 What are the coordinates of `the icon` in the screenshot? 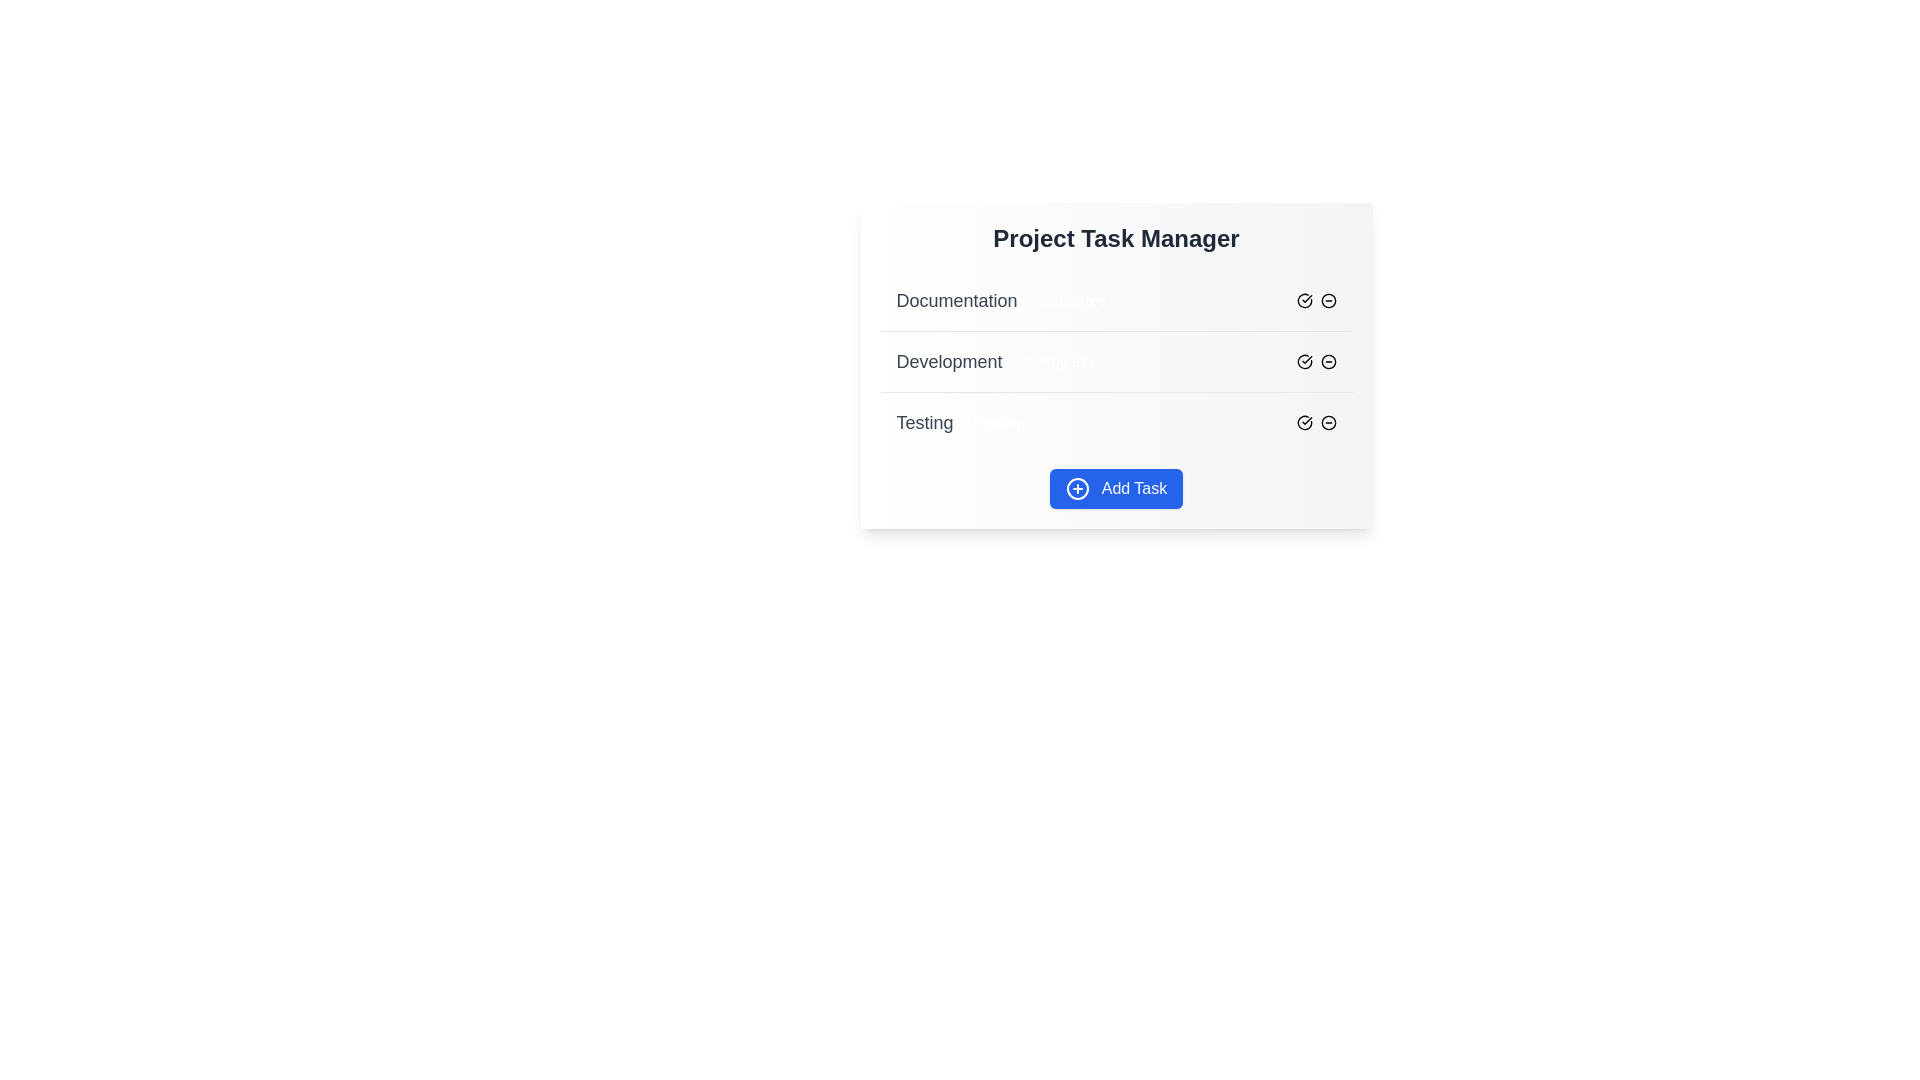 It's located at (1328, 362).